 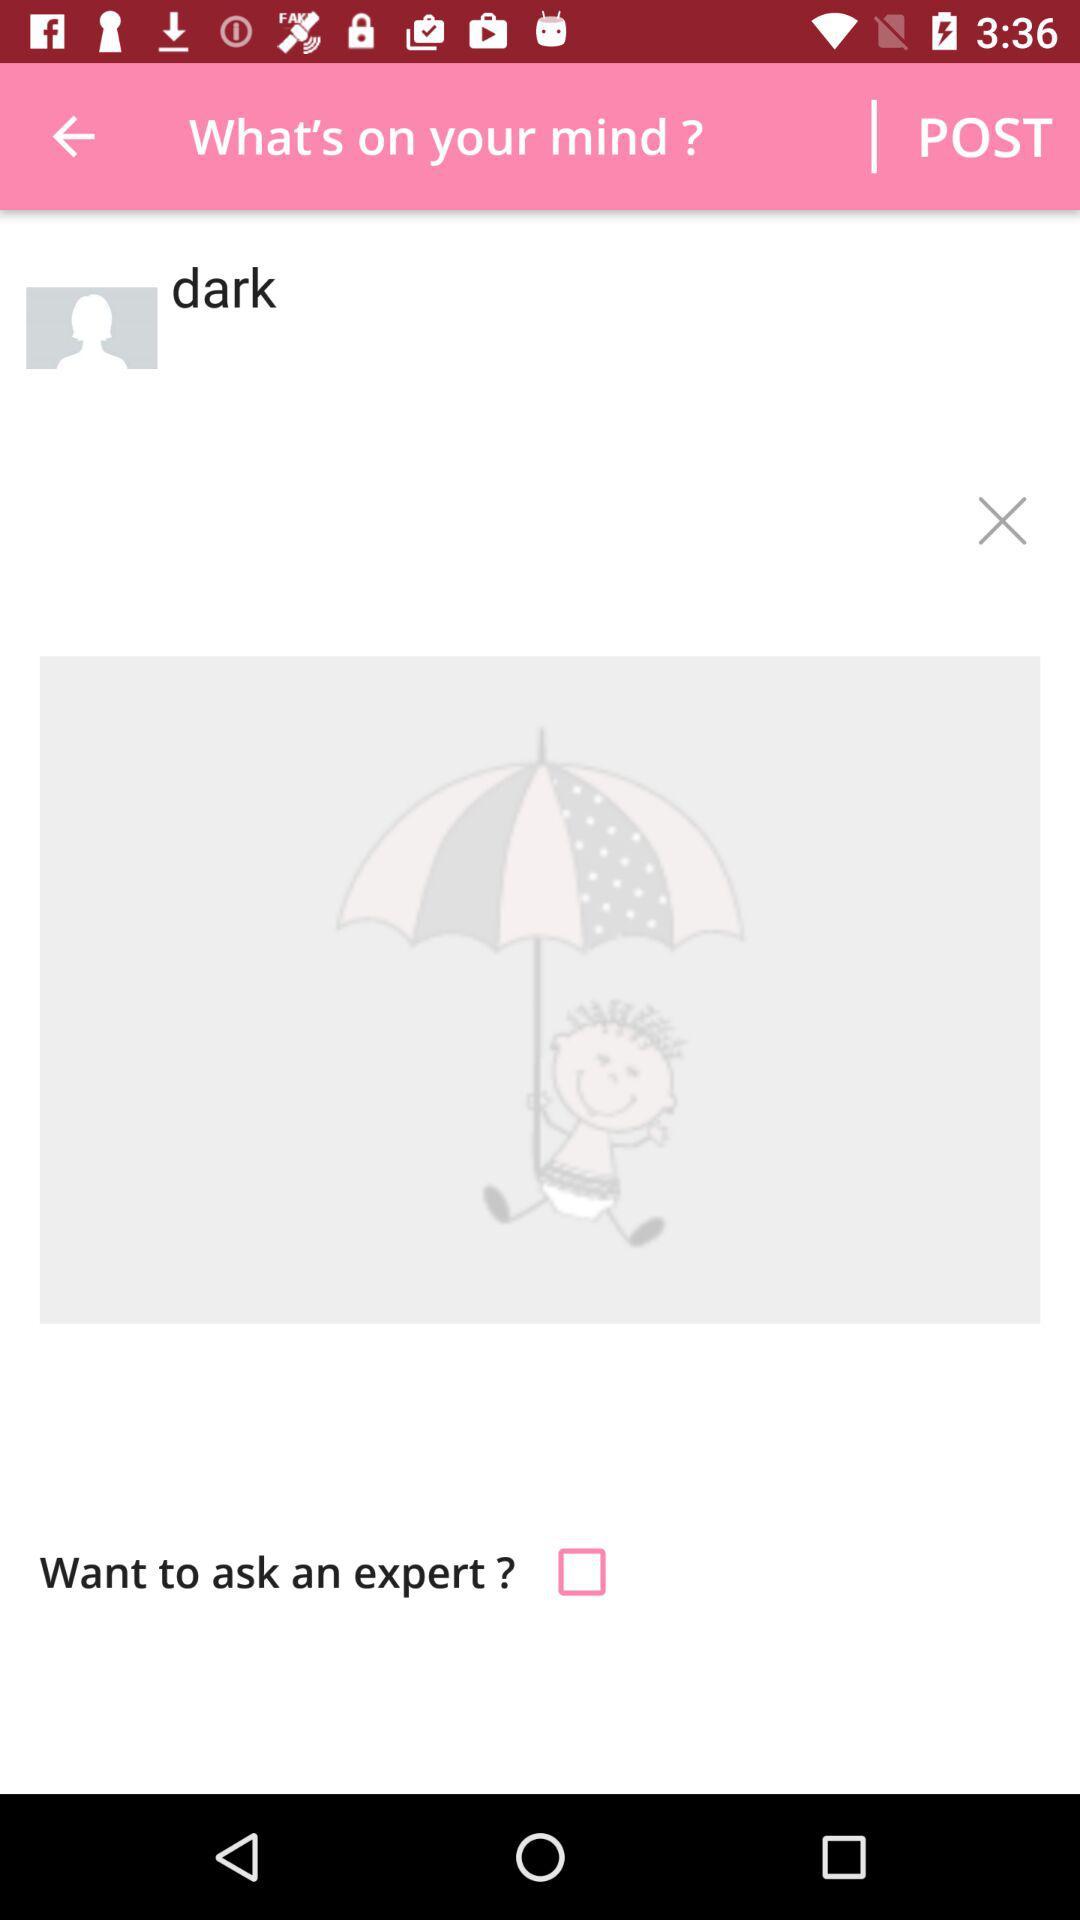 I want to click on the post item, so click(x=983, y=135).